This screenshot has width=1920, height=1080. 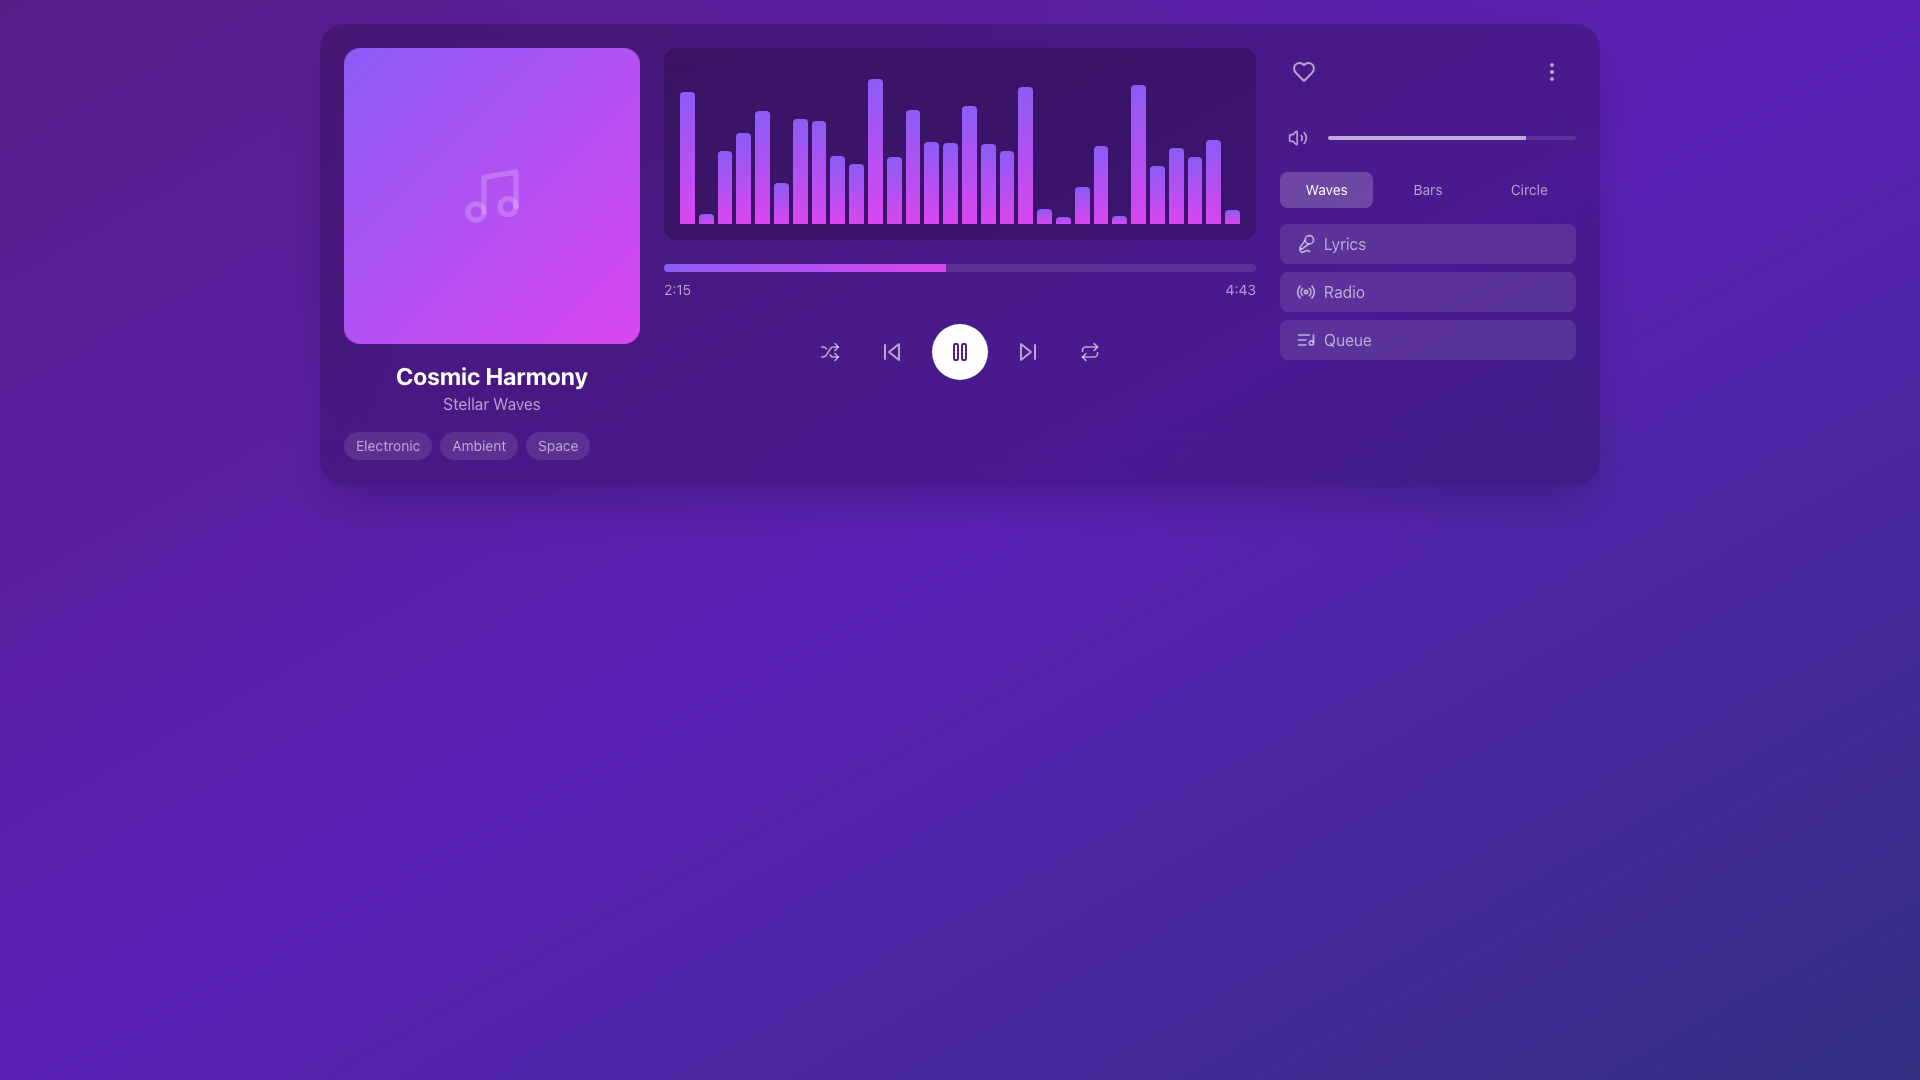 I want to click on the fourth vertical bar in the waveform visualization, which represents a data value or intensity level, so click(x=742, y=177).